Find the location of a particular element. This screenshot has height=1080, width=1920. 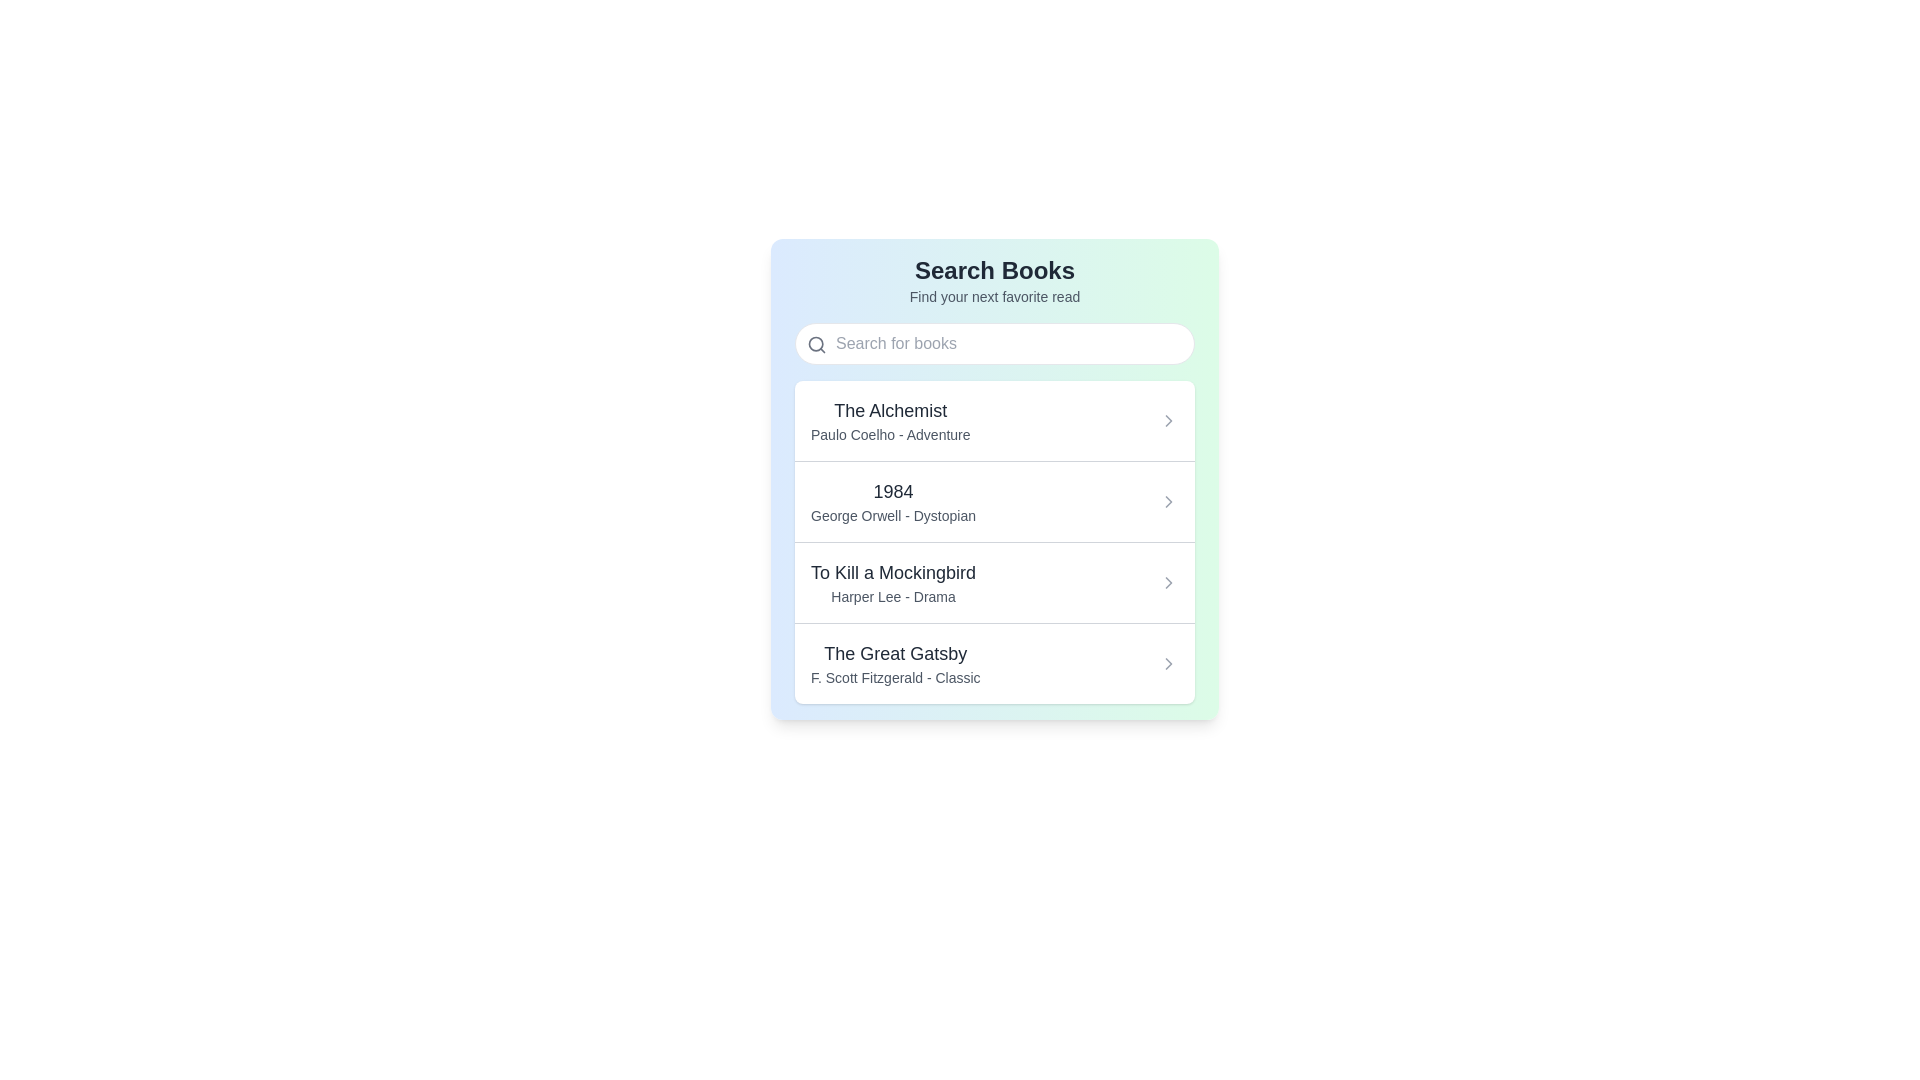

the static text label displaying 'Harper Lee - Drama', which is positioned directly below the title 'To Kill a Mockingbird' and is styled in gray color is located at coordinates (892, 596).